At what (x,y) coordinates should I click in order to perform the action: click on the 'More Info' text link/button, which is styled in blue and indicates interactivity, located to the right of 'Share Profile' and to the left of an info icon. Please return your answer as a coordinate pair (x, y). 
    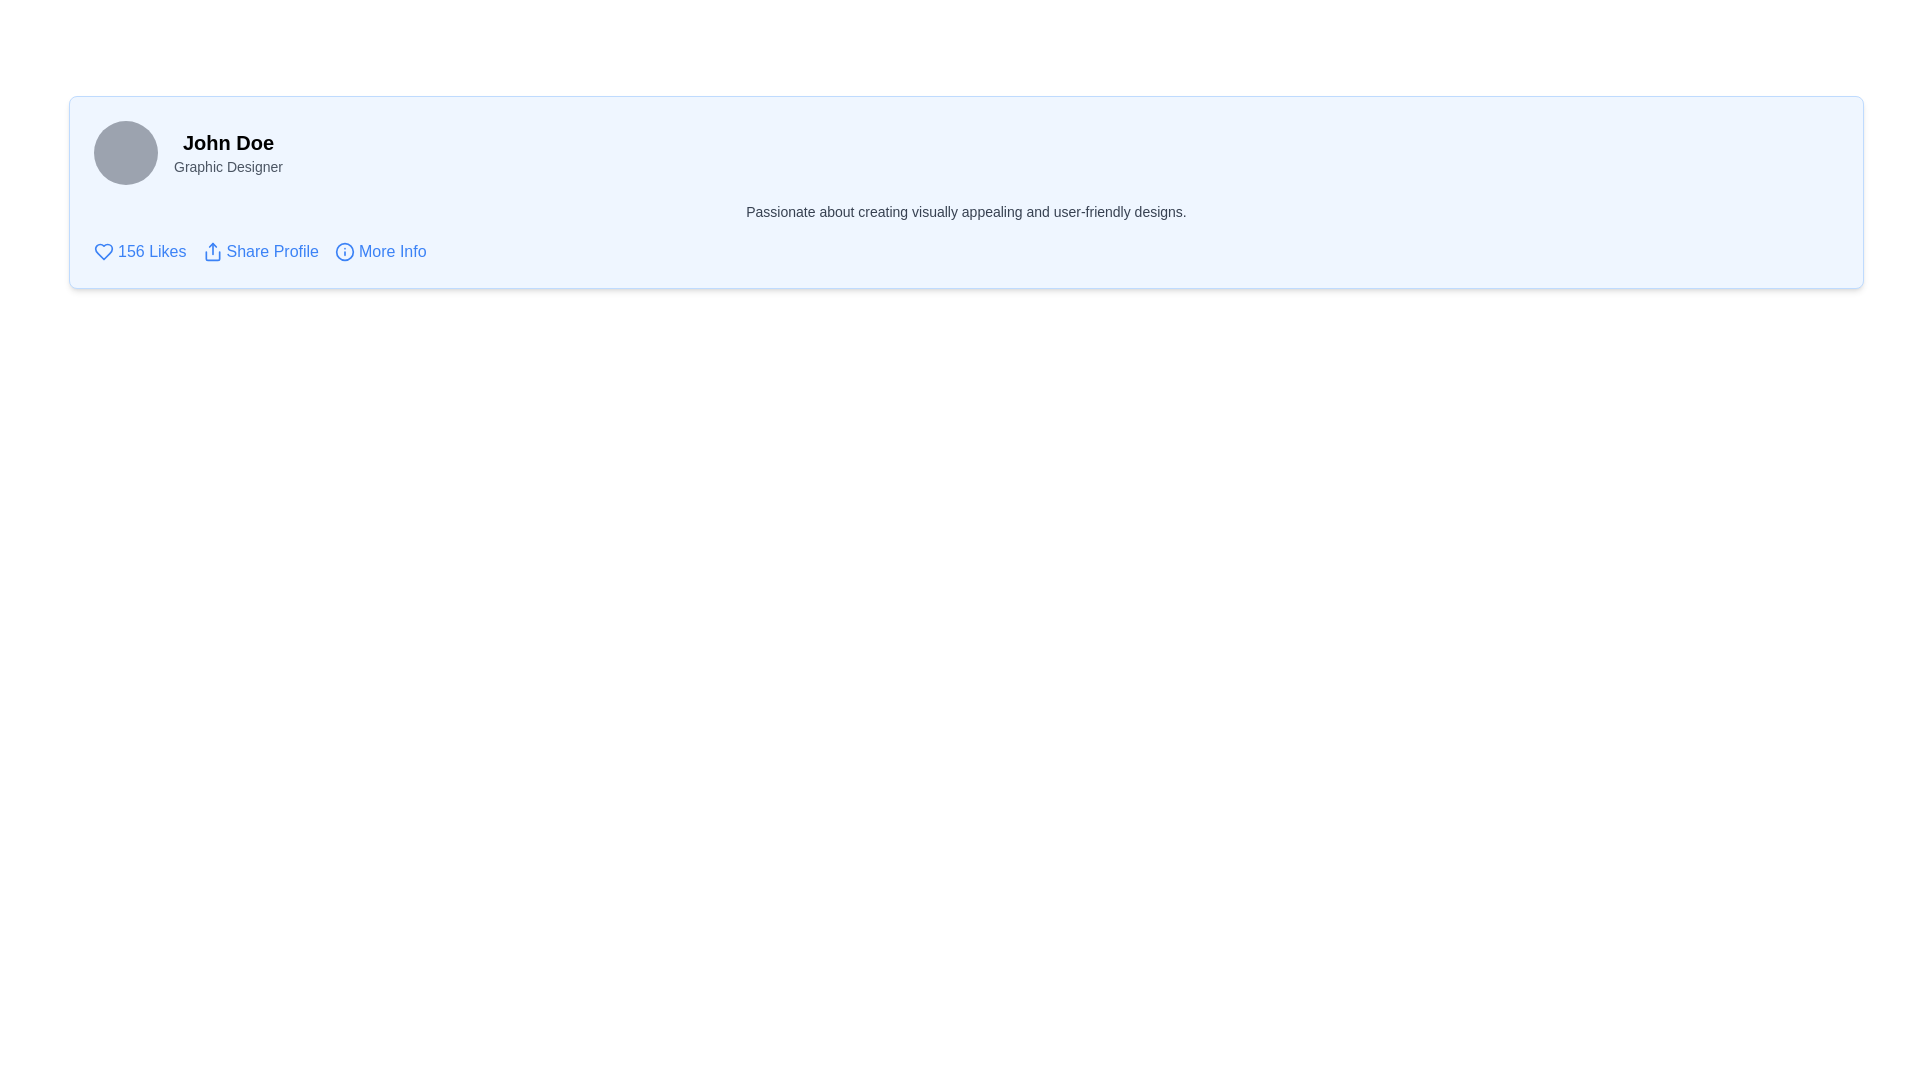
    Looking at the image, I should click on (392, 250).